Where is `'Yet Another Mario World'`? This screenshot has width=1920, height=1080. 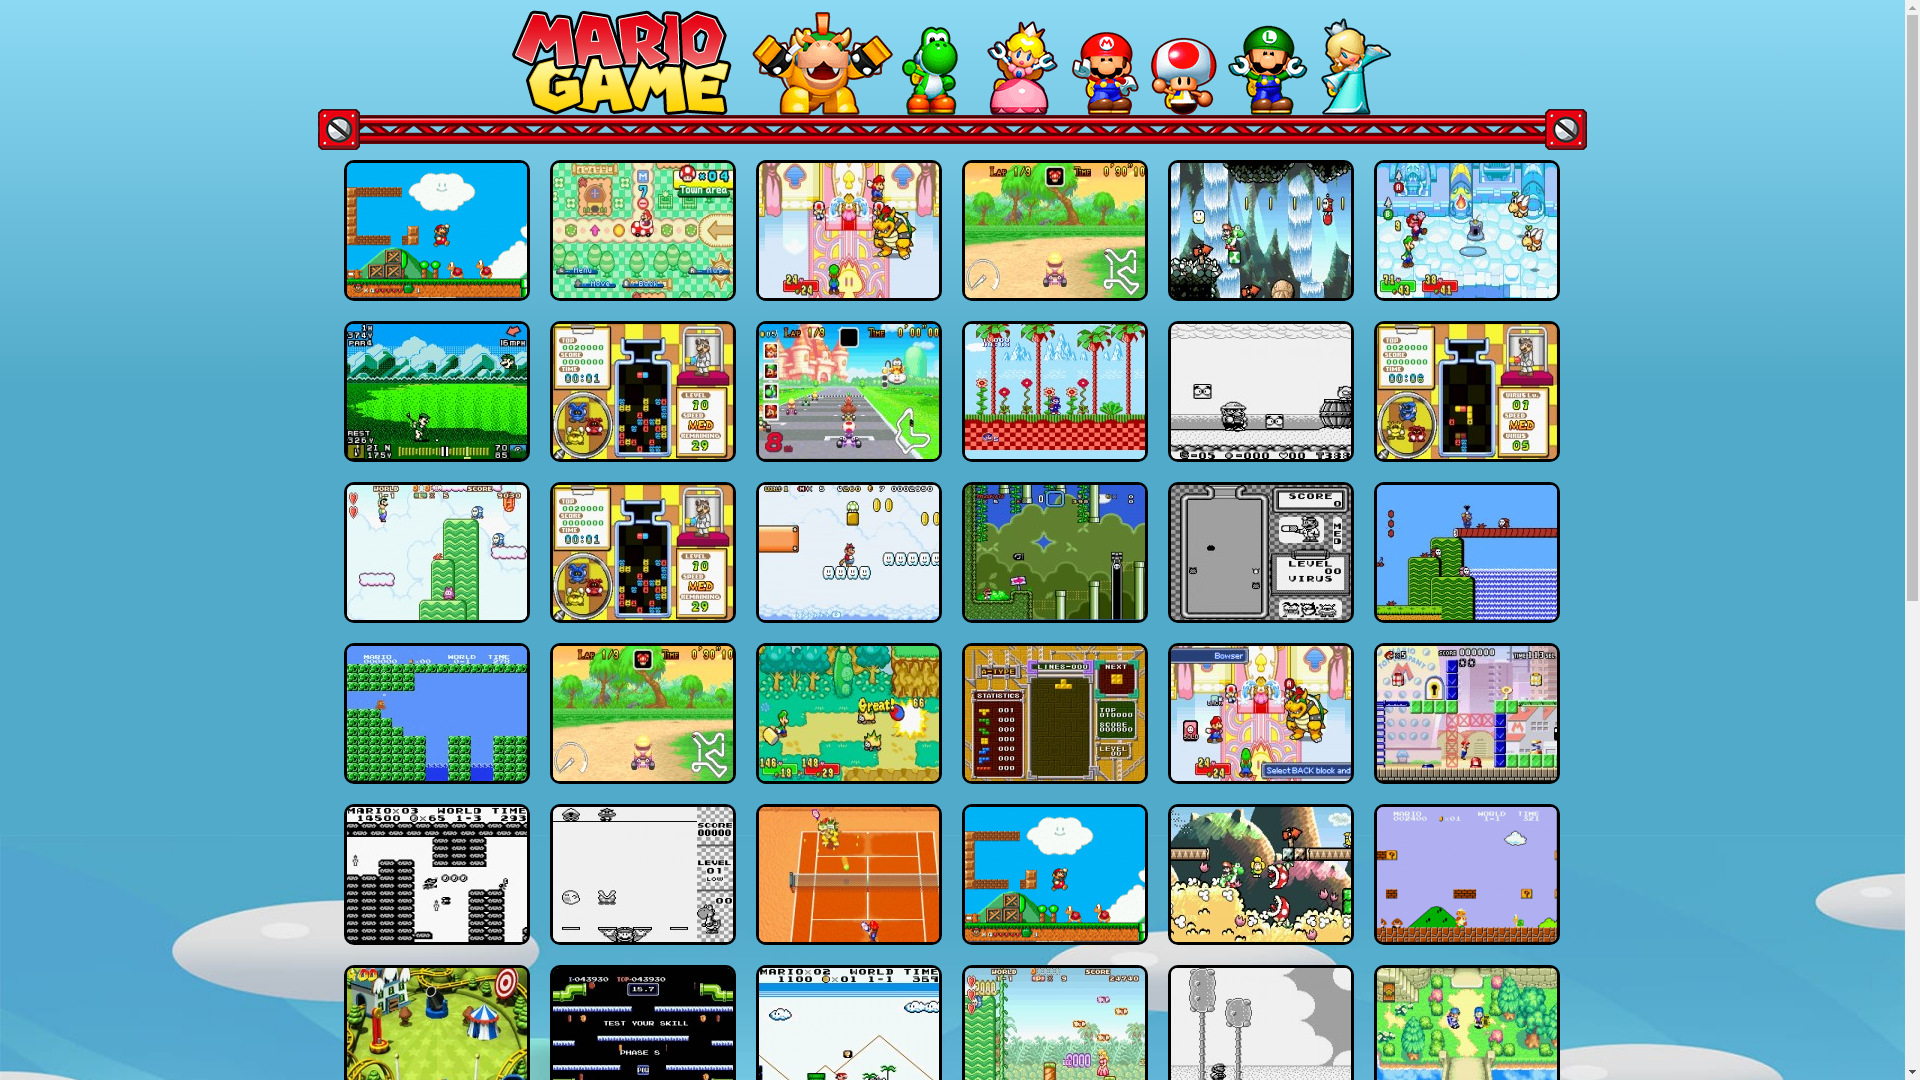 'Yet Another Mario World' is located at coordinates (964, 550).